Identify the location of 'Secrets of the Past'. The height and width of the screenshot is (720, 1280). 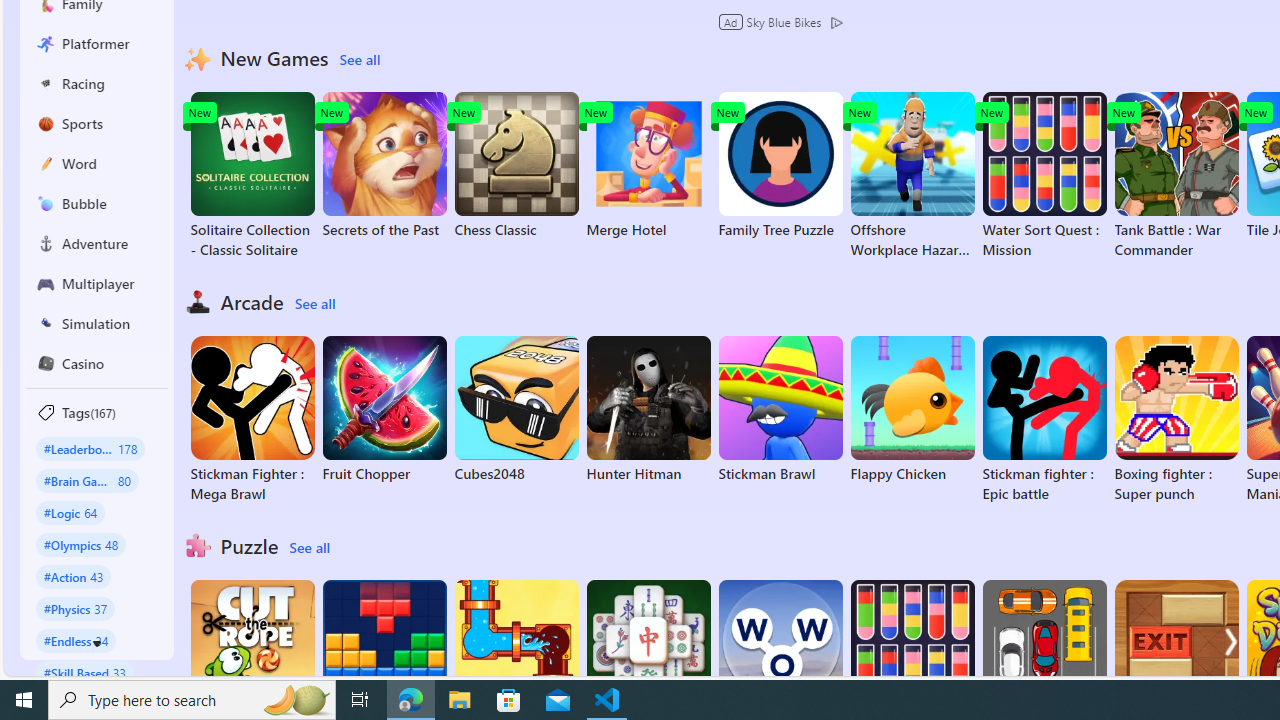
(384, 164).